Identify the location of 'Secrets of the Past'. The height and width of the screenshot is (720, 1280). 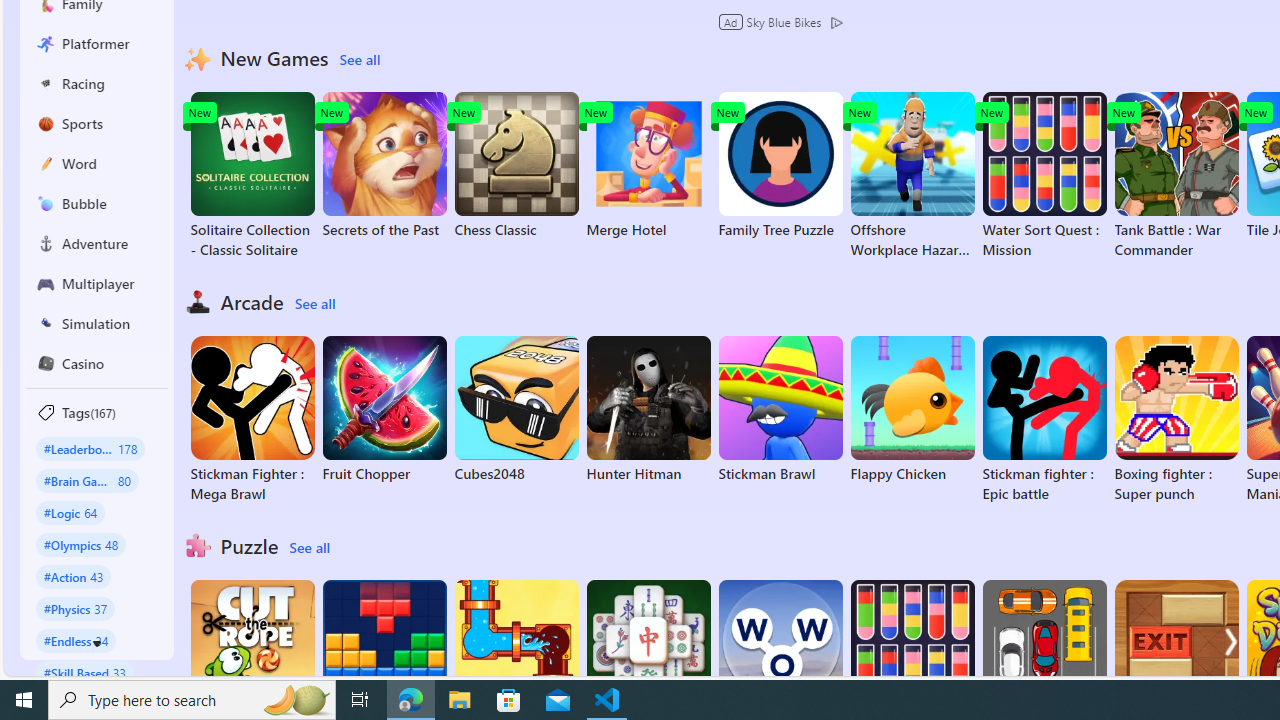
(384, 164).